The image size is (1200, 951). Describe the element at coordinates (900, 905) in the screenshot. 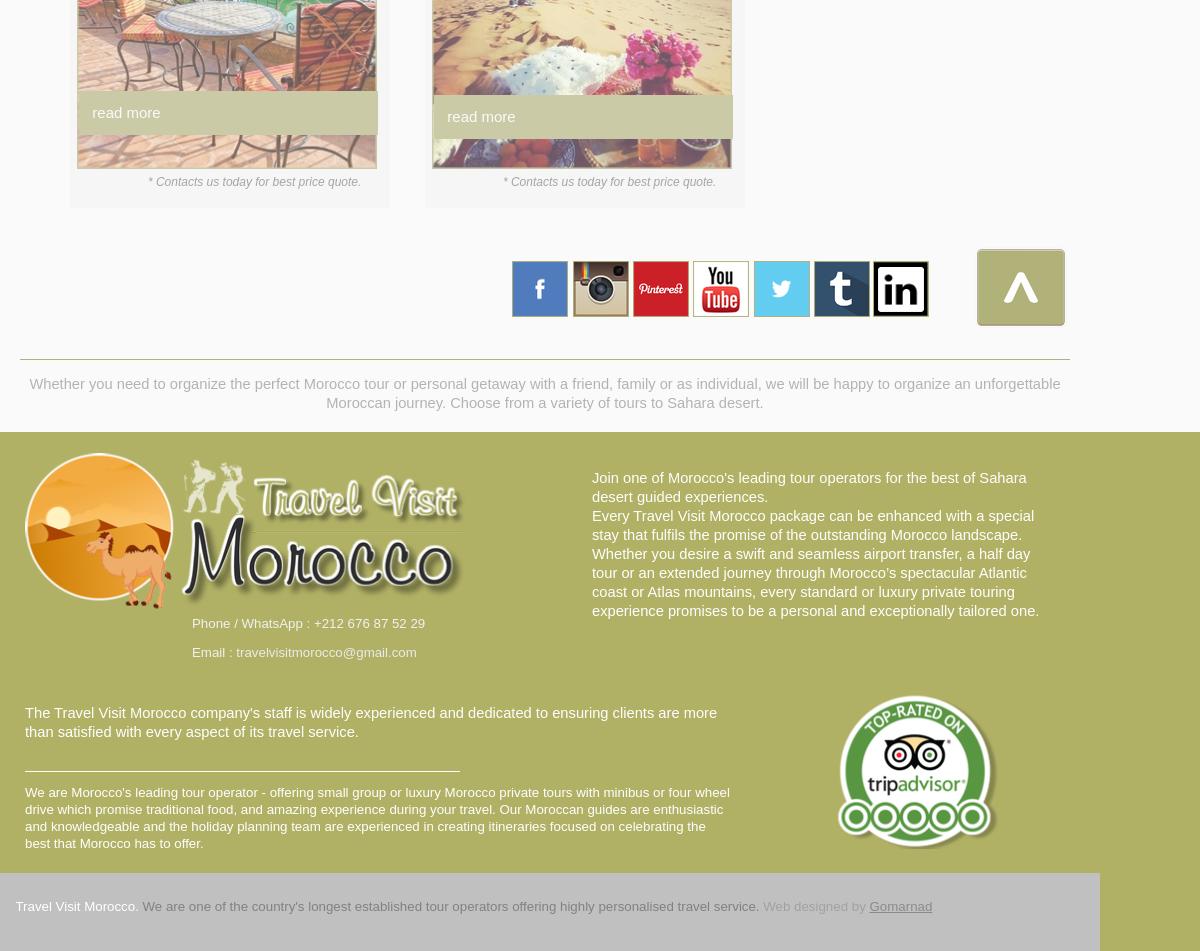

I see `'Gomarnad'` at that location.